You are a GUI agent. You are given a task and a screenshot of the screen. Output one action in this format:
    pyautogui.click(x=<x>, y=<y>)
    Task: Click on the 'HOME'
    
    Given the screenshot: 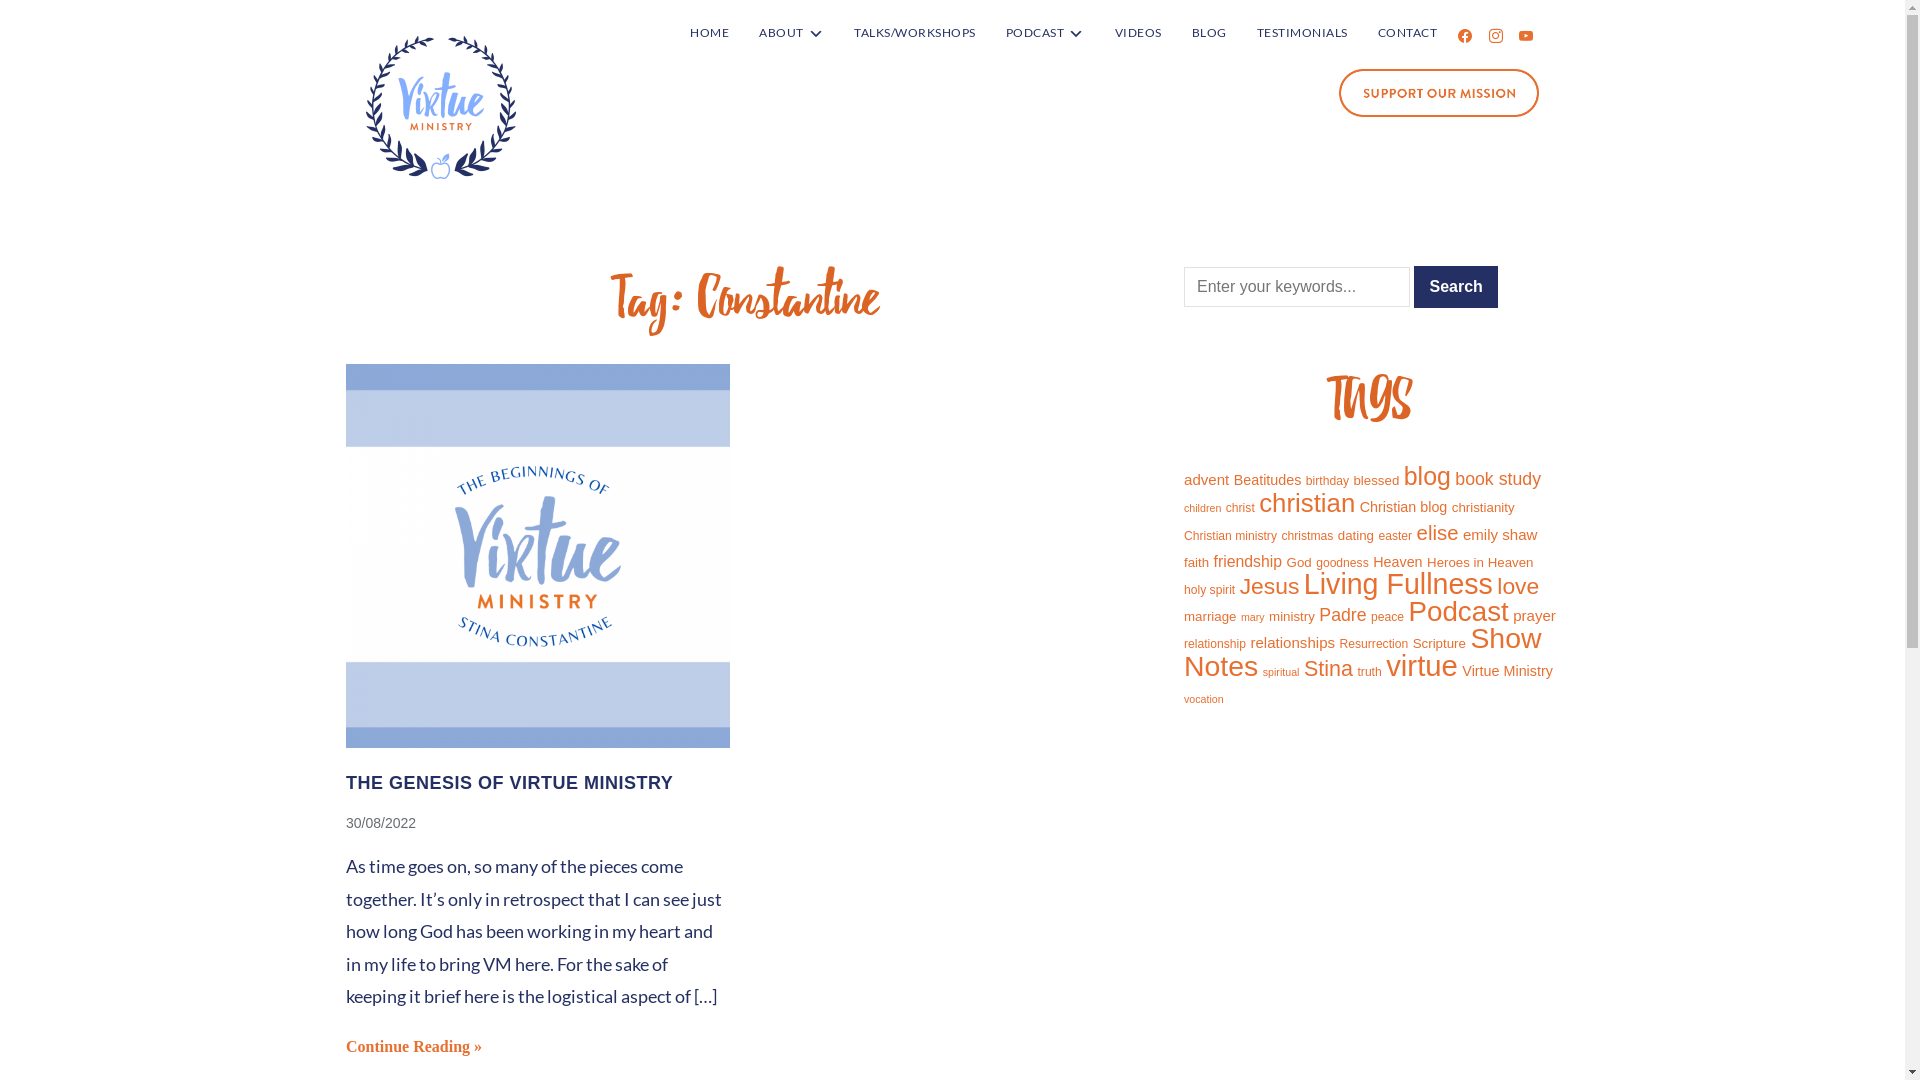 What is the action you would take?
    pyautogui.click(x=709, y=33)
    